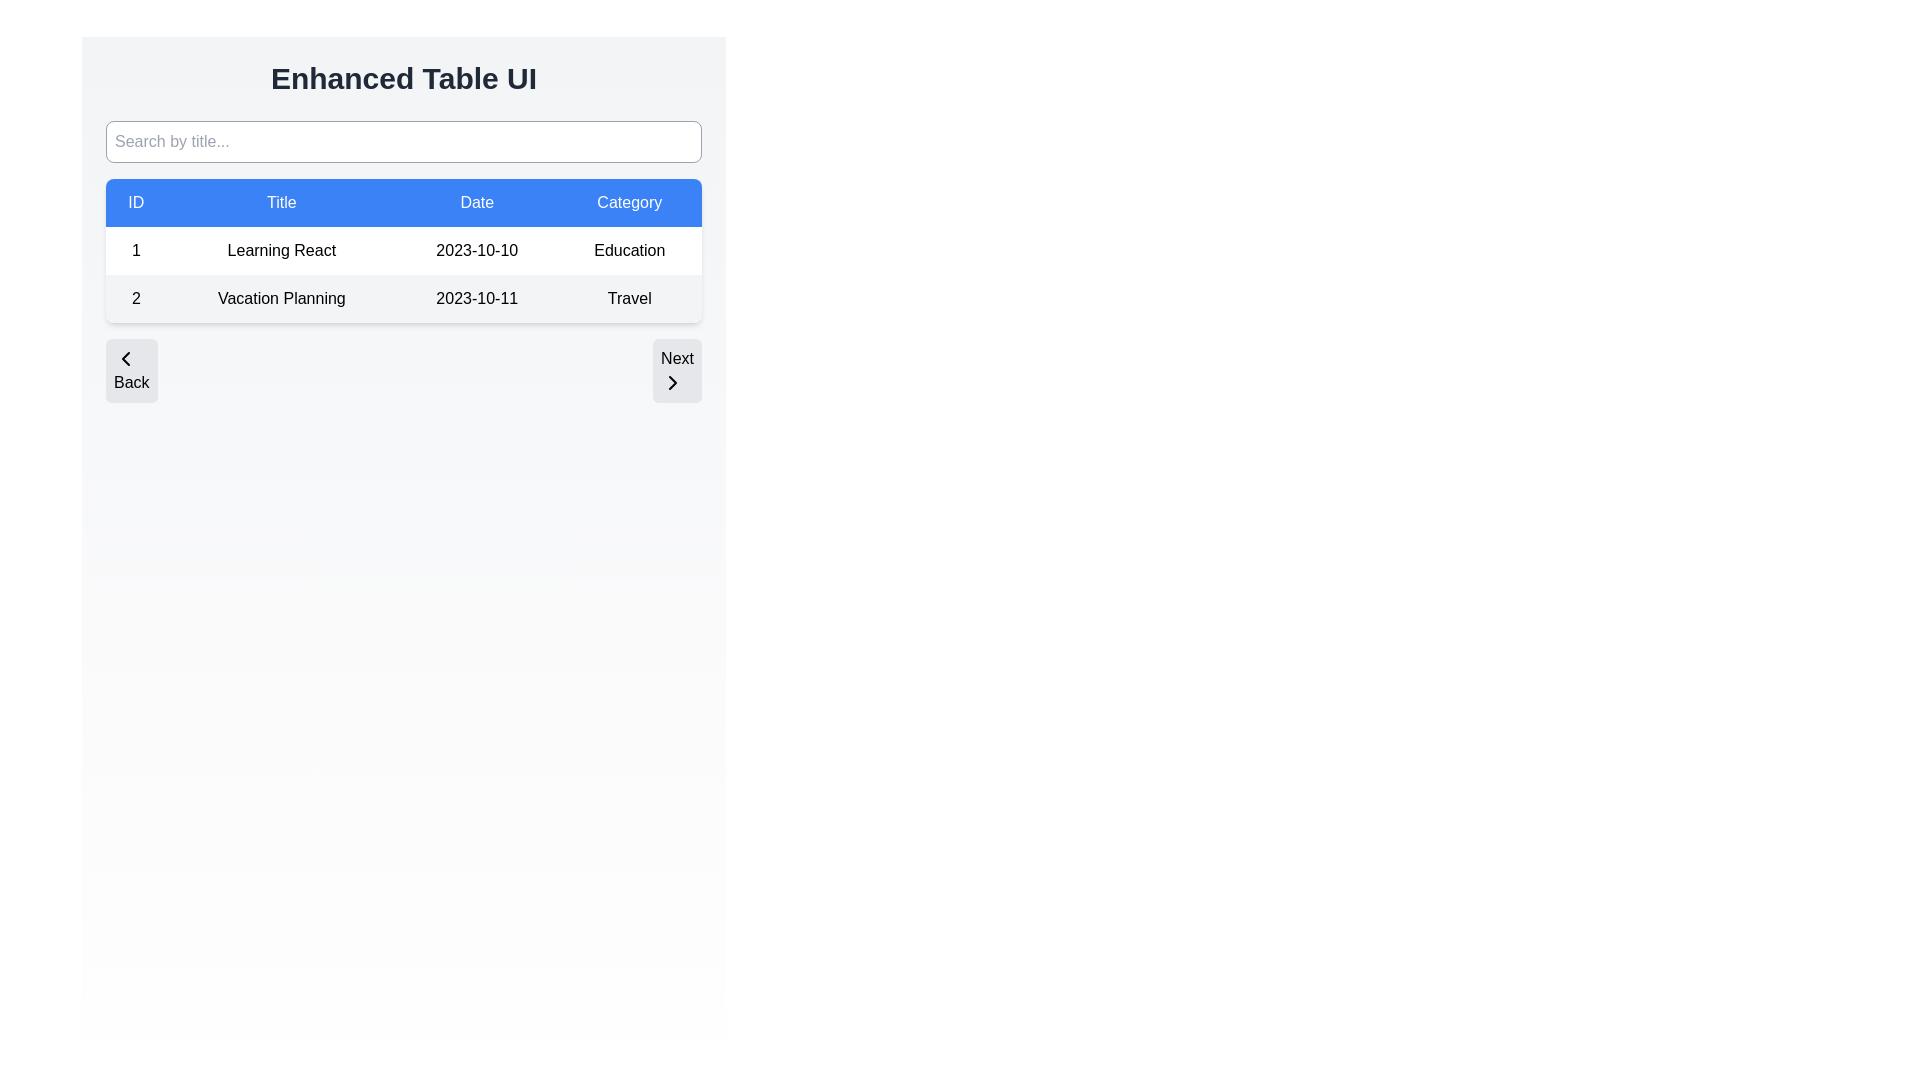  Describe the element at coordinates (135, 249) in the screenshot. I see `the numeral '1' displayed in a bold font within its unique cell in the first column of the table` at that location.